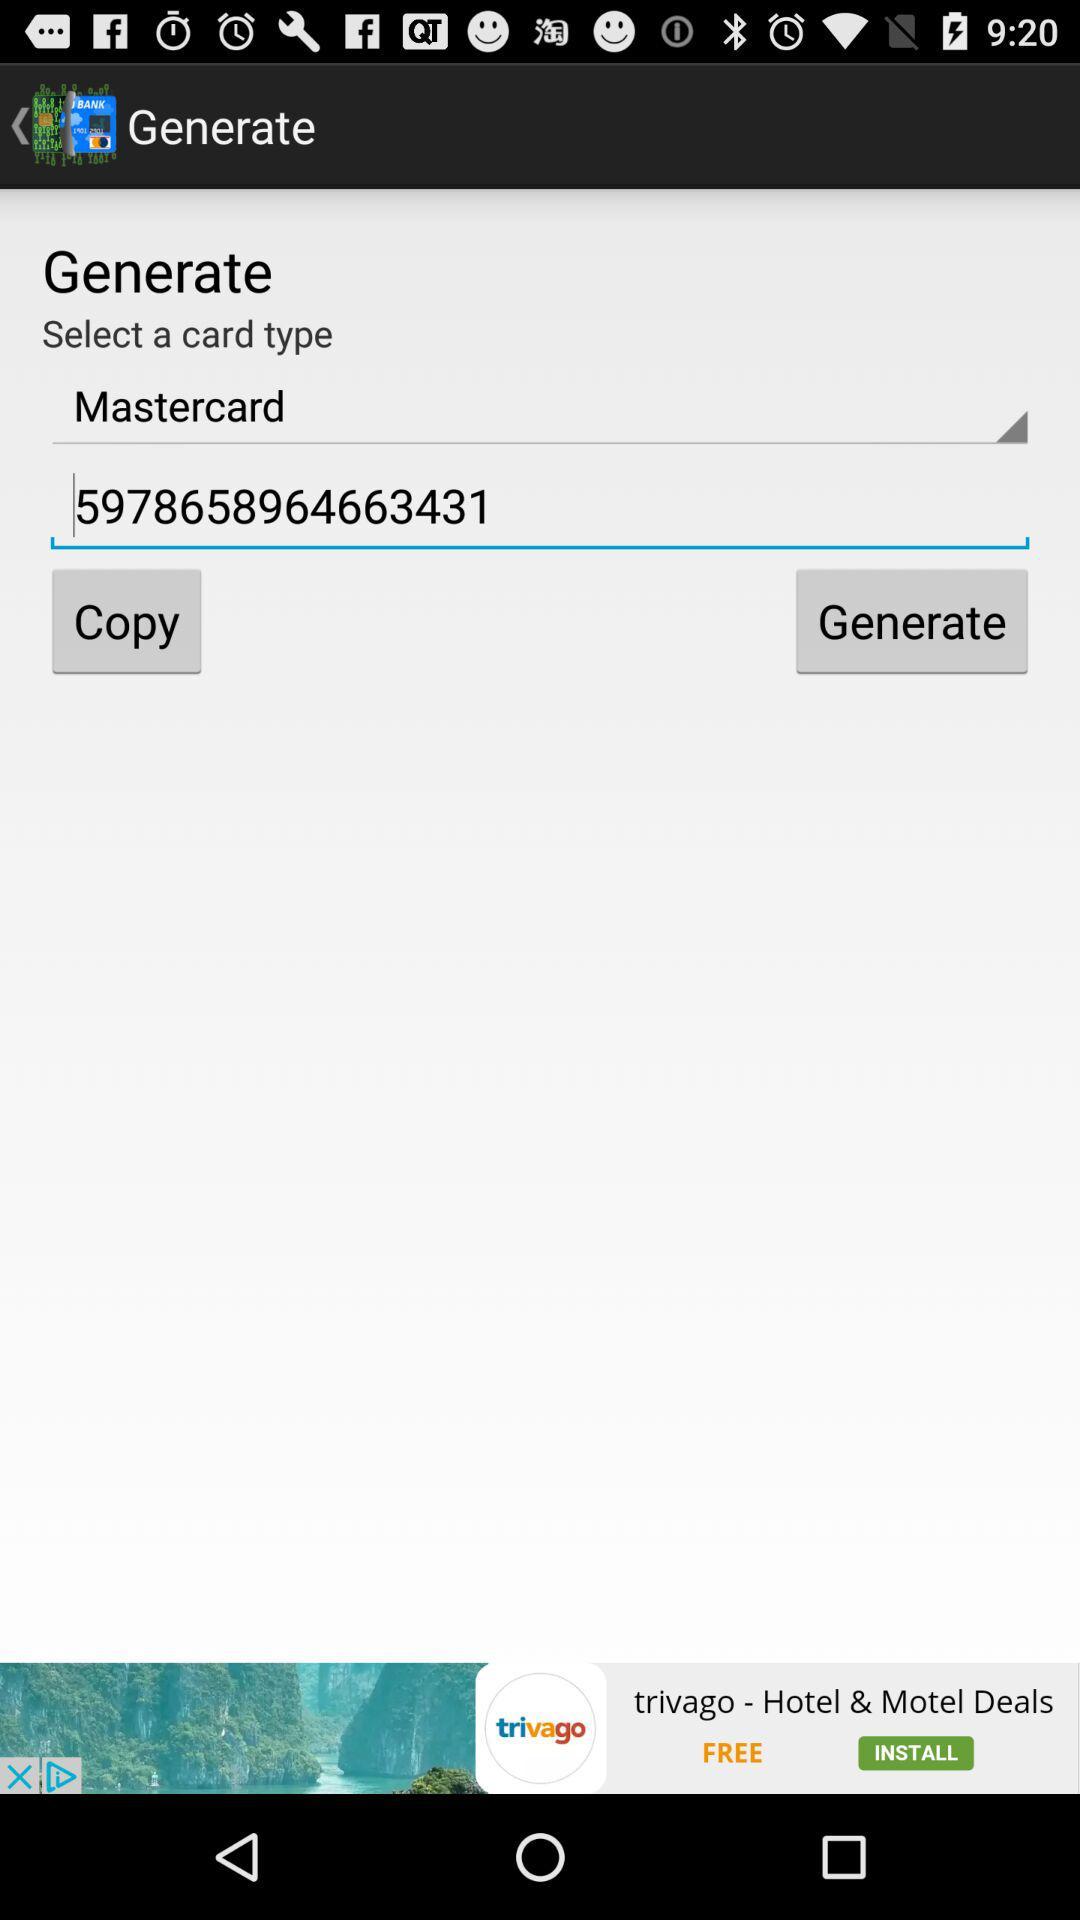 The image size is (1080, 1920). I want to click on the option, so click(540, 1727).